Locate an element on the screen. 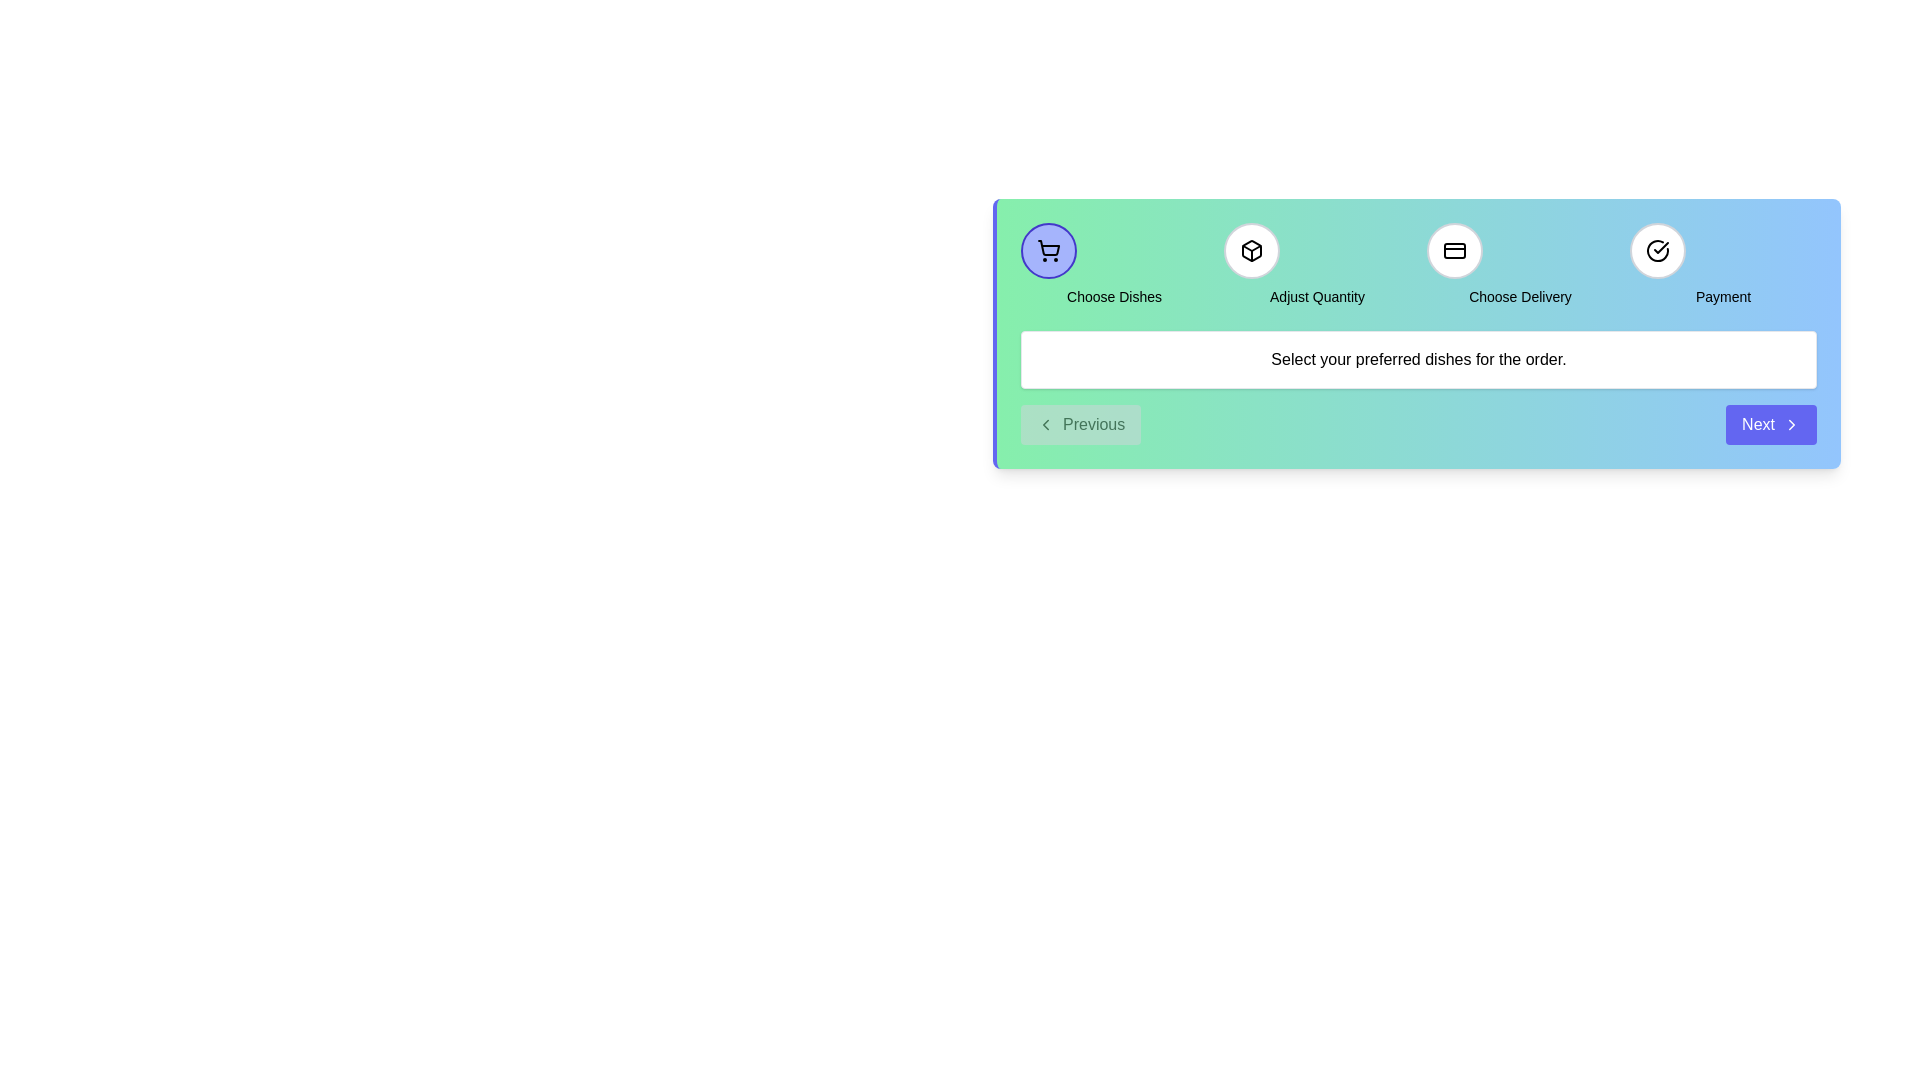 This screenshot has width=1920, height=1080. the 'Payment' text label, which indicates the fourth step in a multi-step process, located beneath its corresponding circle icon is located at coordinates (1722, 297).